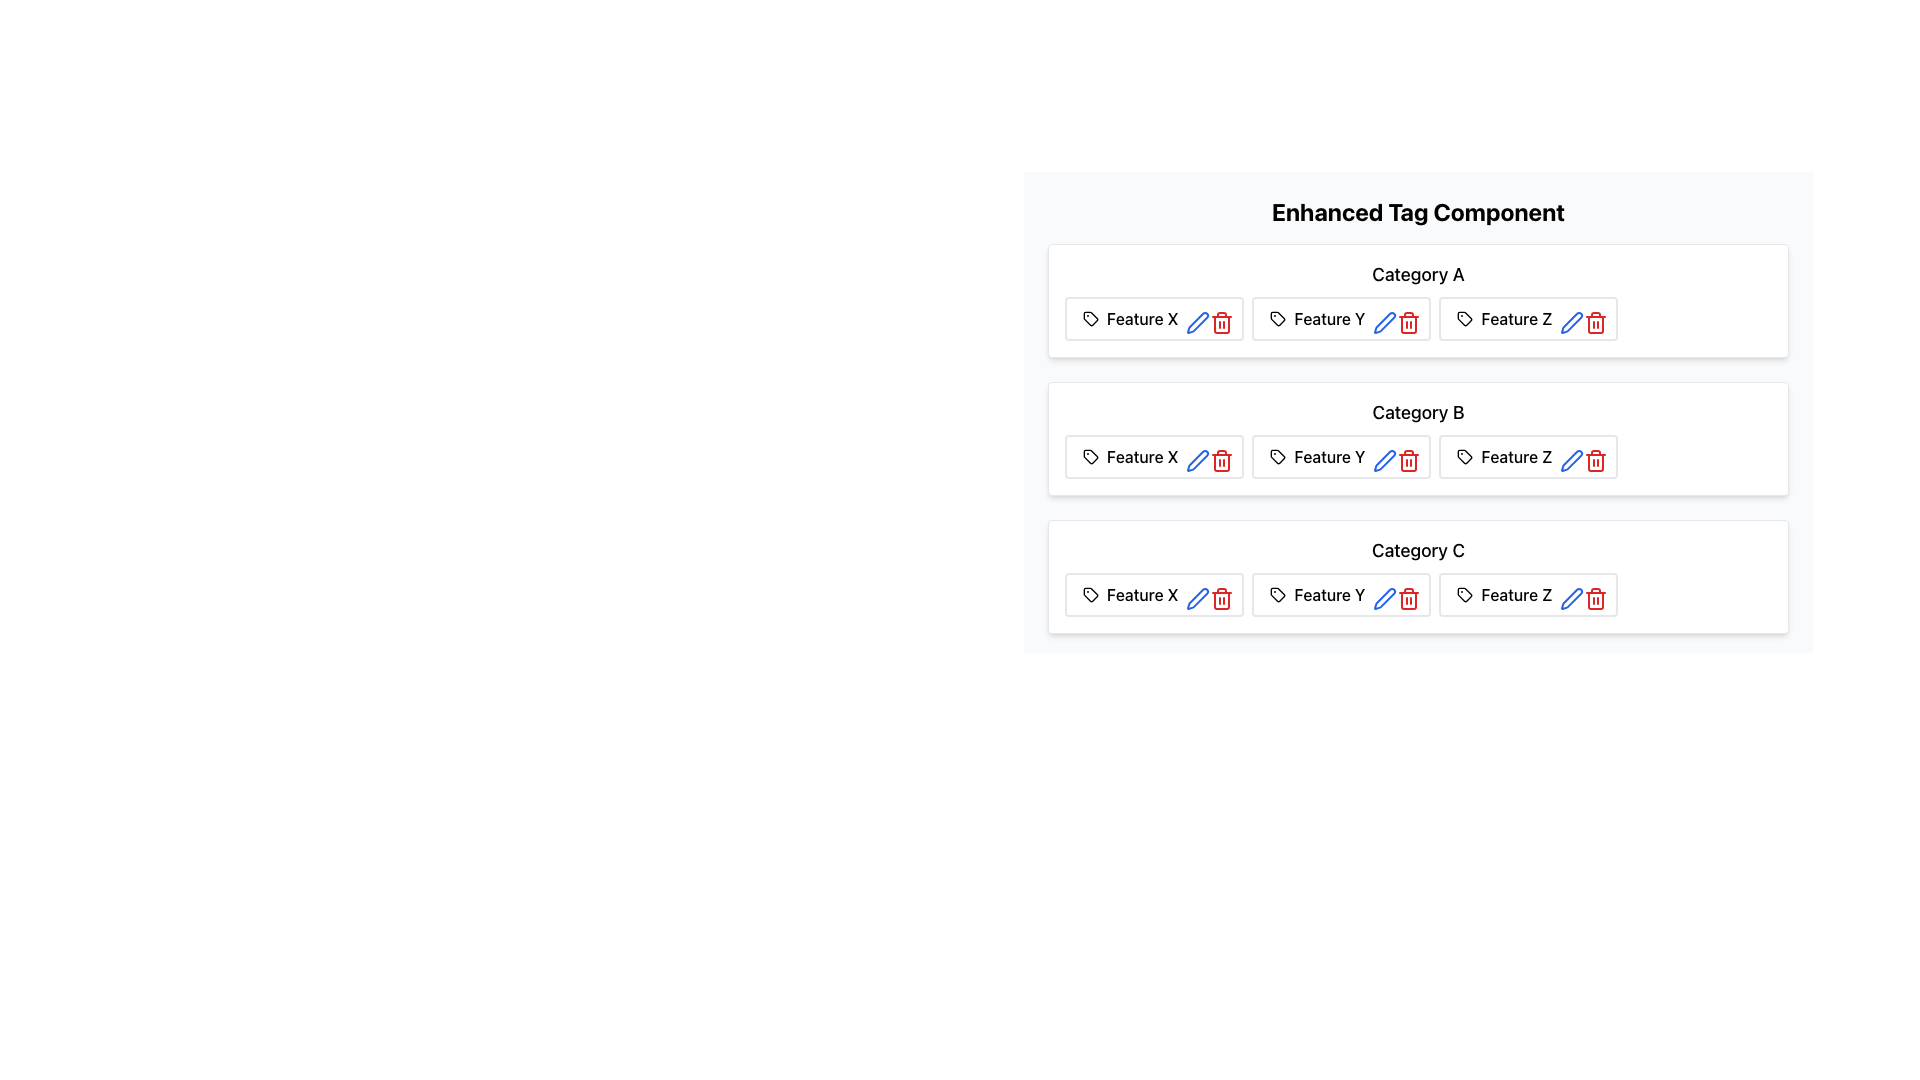 This screenshot has height=1080, width=1920. I want to click on the red trash bin icon, which is the third icon within the yellow card labeled 'Feature Y', so click(1404, 318).